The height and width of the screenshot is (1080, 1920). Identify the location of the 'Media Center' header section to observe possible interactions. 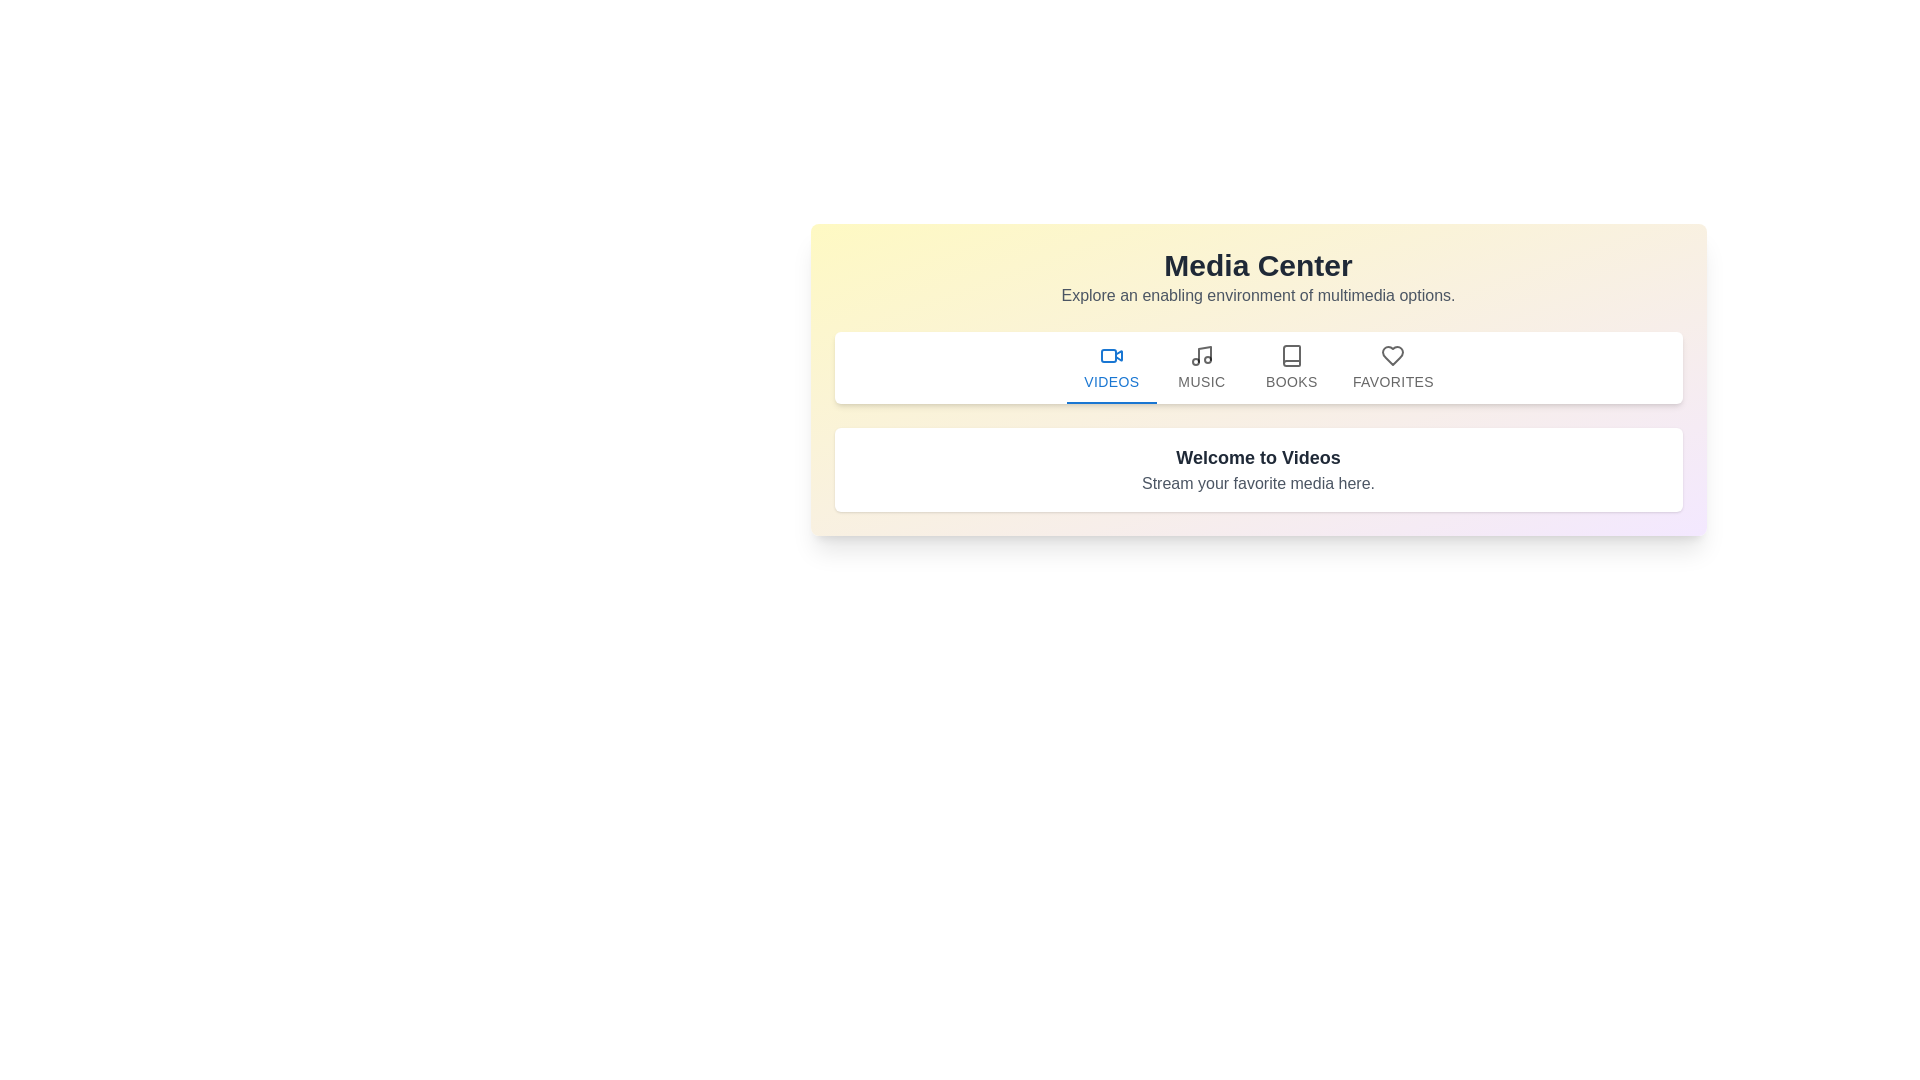
(1257, 277).